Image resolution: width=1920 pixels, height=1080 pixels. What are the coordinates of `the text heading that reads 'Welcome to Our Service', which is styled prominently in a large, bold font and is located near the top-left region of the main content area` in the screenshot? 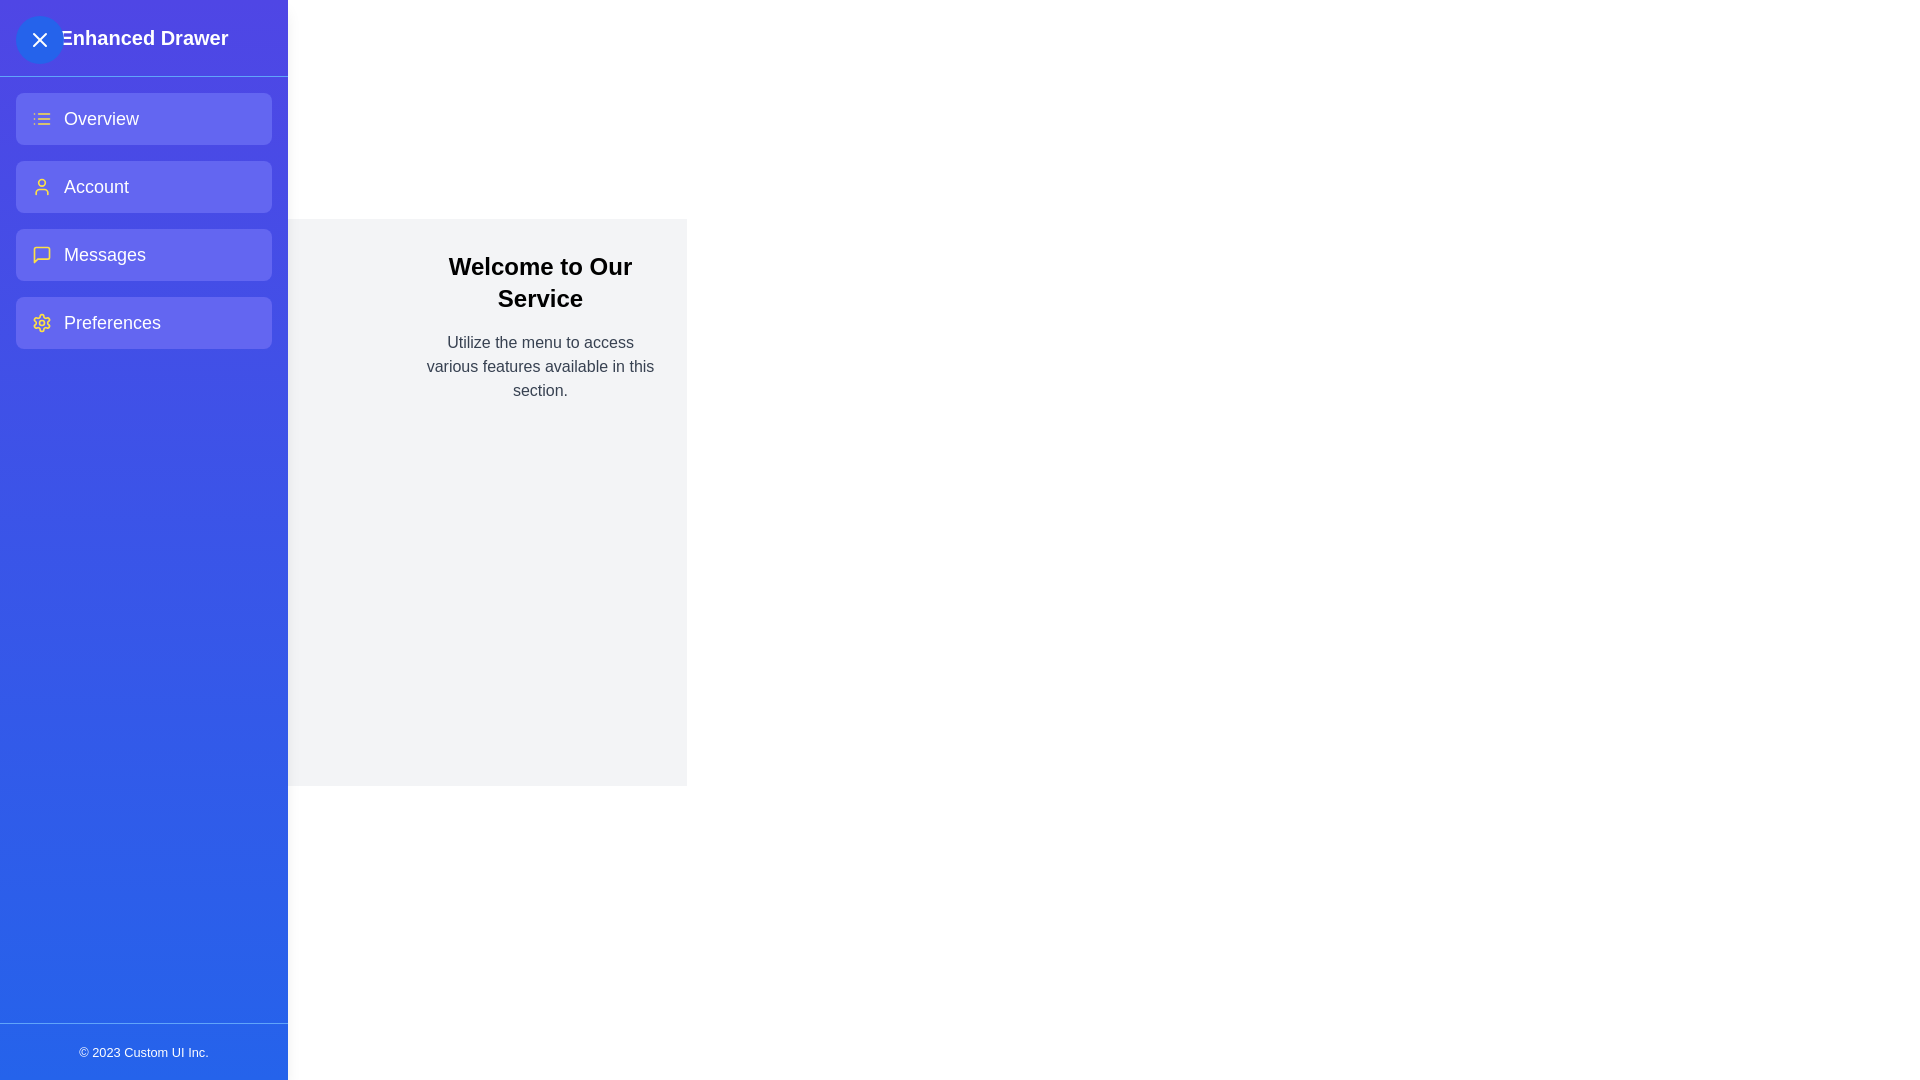 It's located at (540, 282).